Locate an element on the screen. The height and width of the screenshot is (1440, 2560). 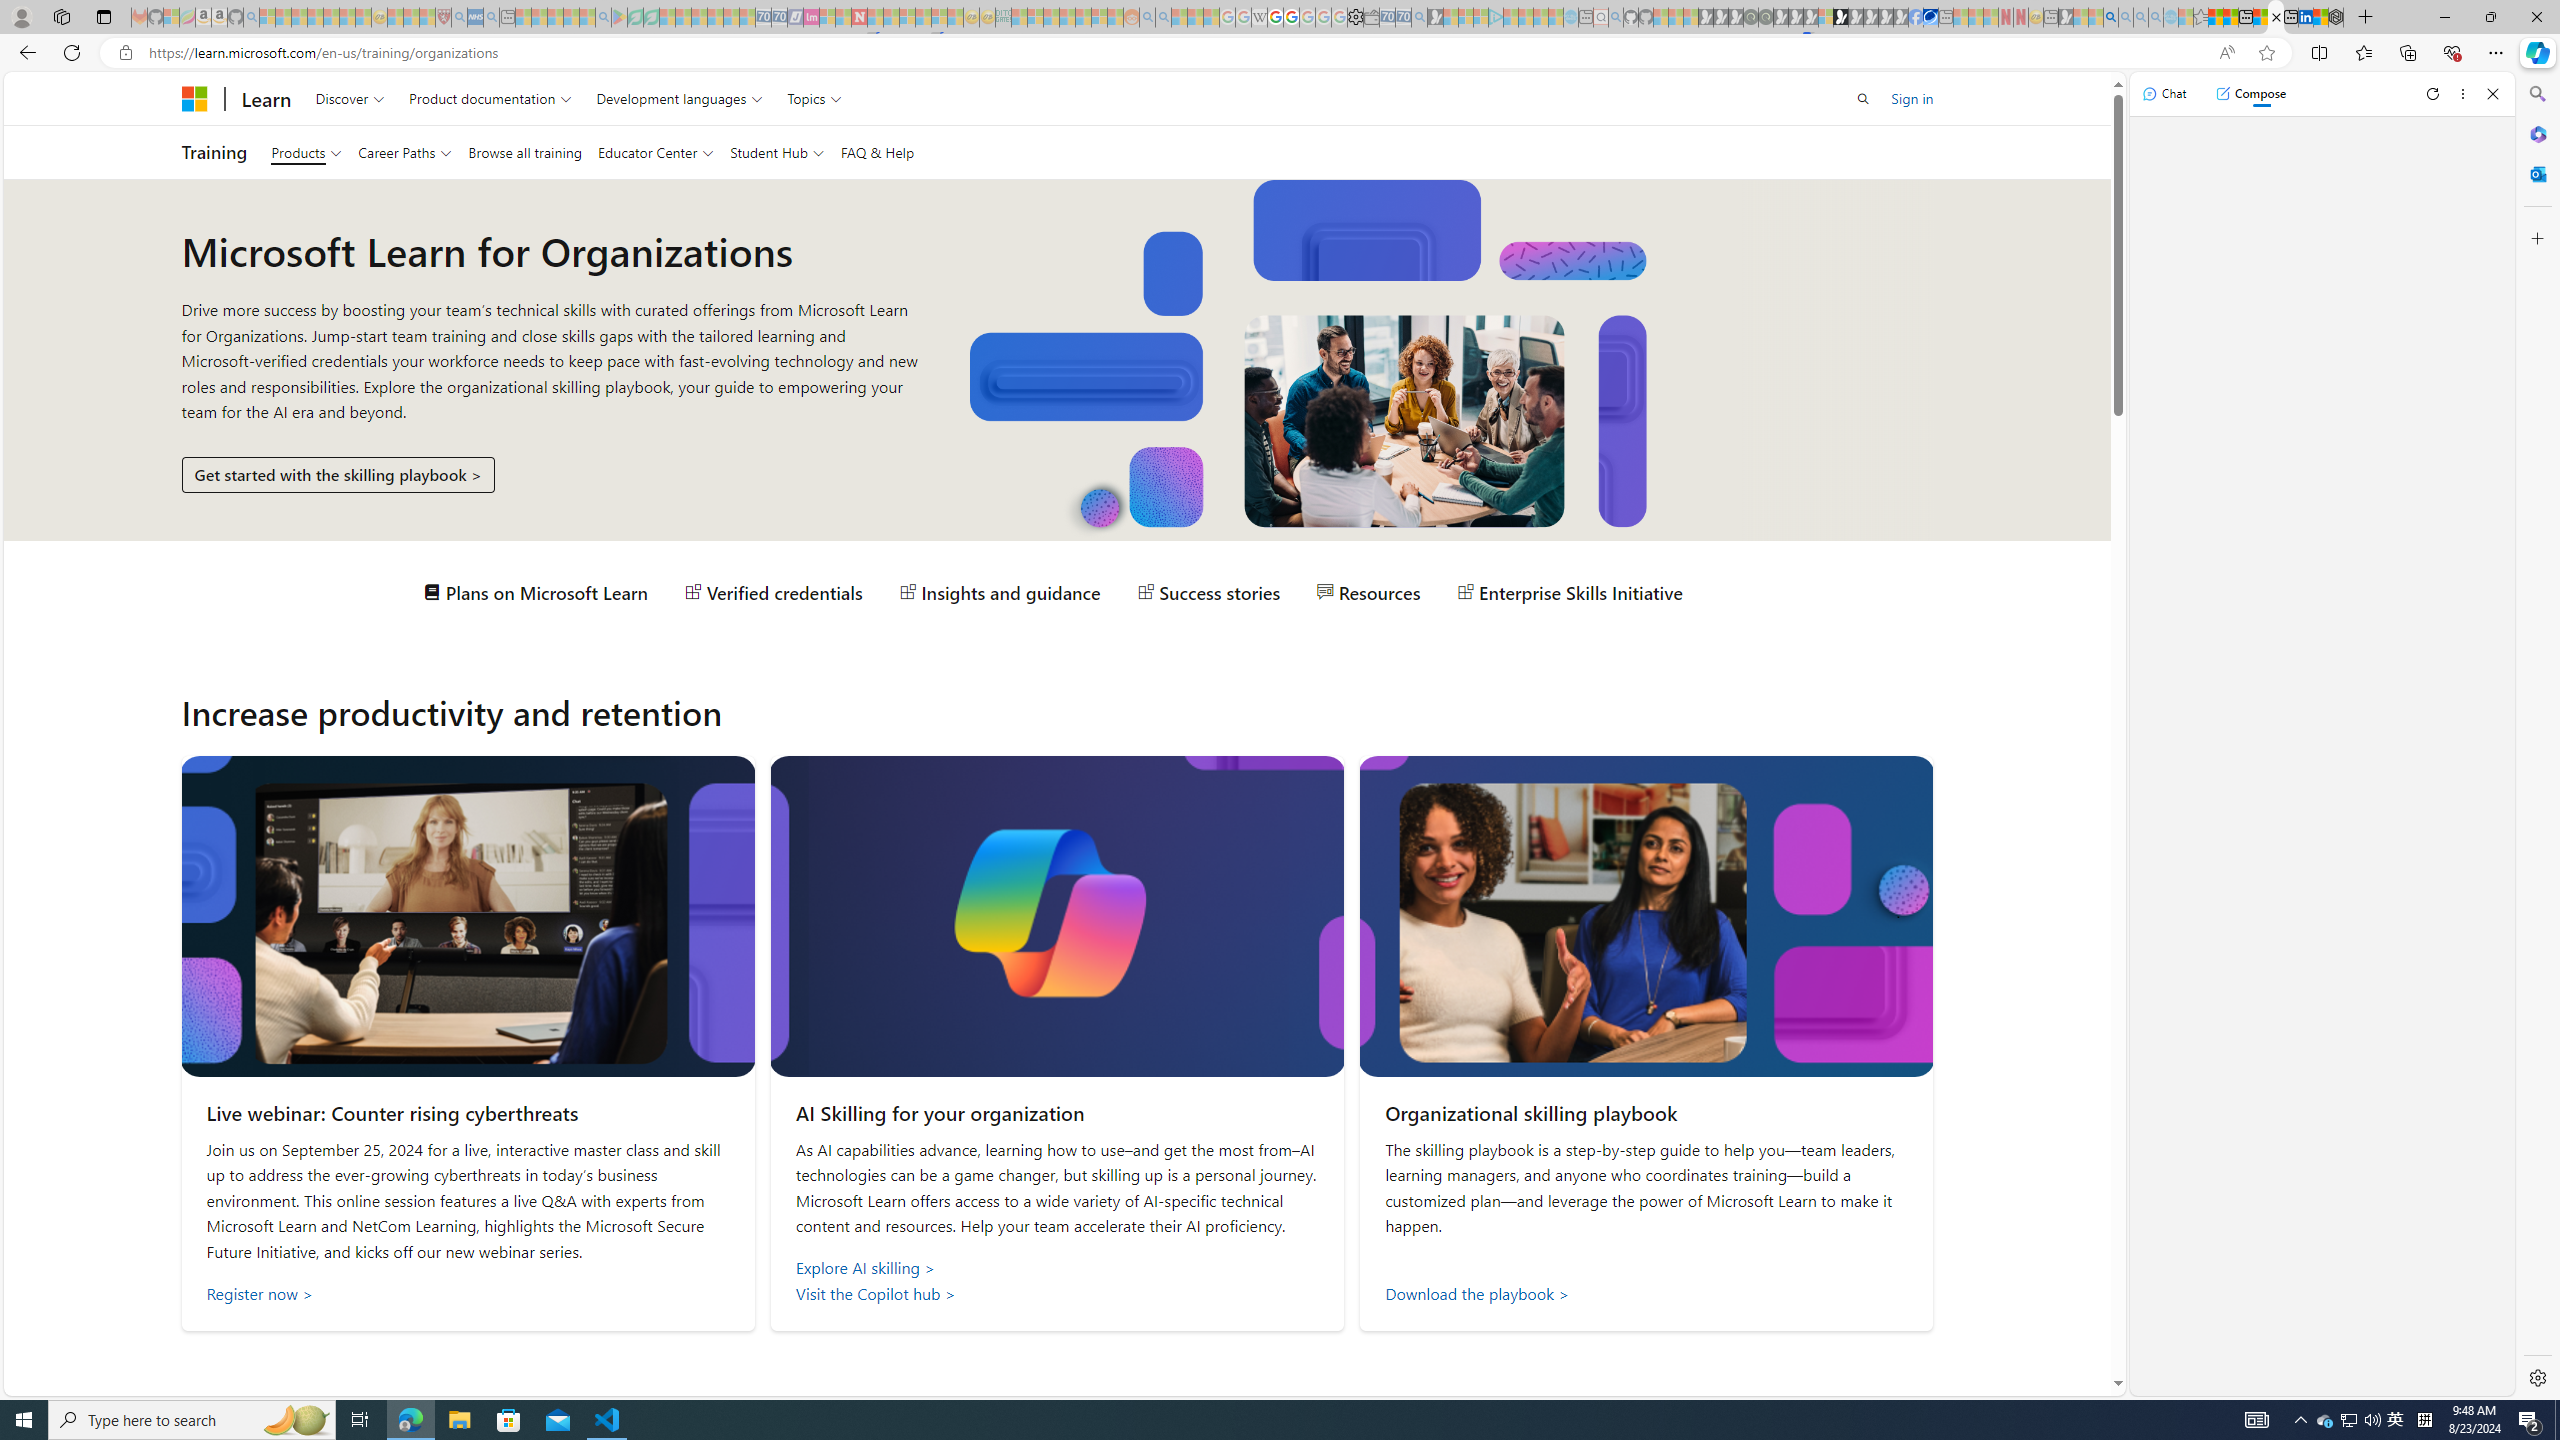
'Topics' is located at coordinates (814, 97).